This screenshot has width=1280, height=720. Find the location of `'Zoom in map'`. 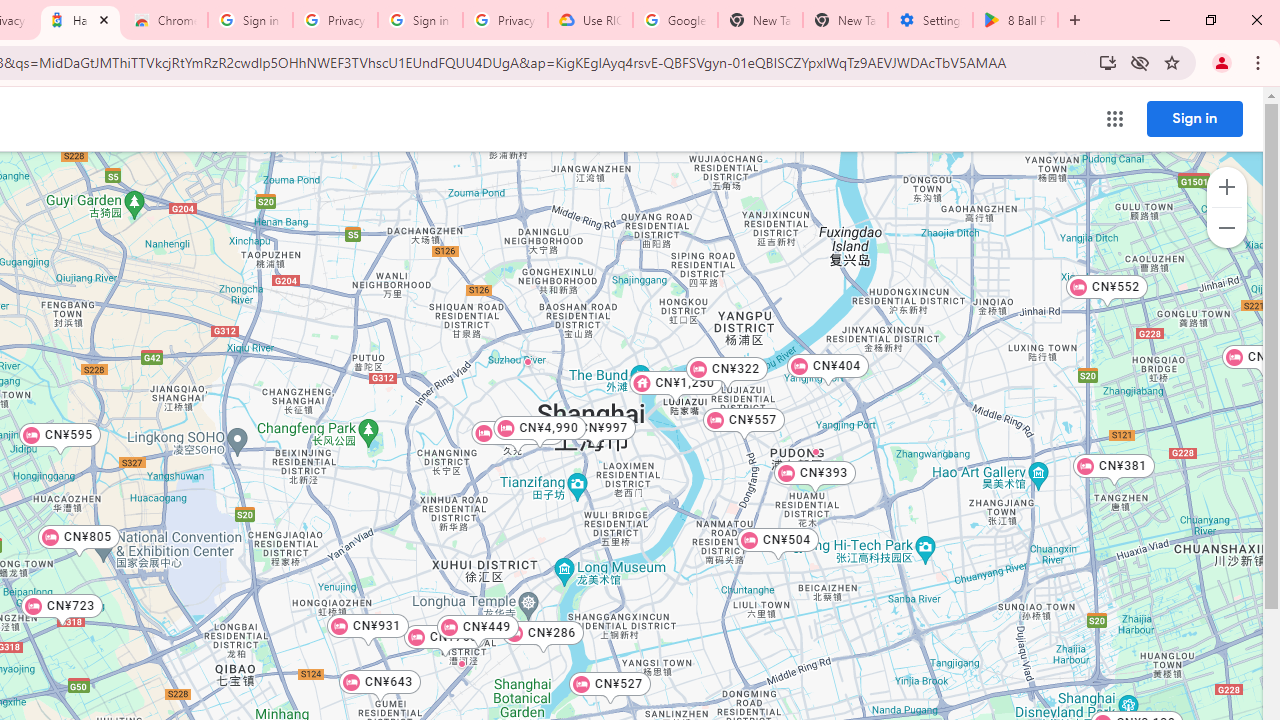

'Zoom in map' is located at coordinates (1225, 187).